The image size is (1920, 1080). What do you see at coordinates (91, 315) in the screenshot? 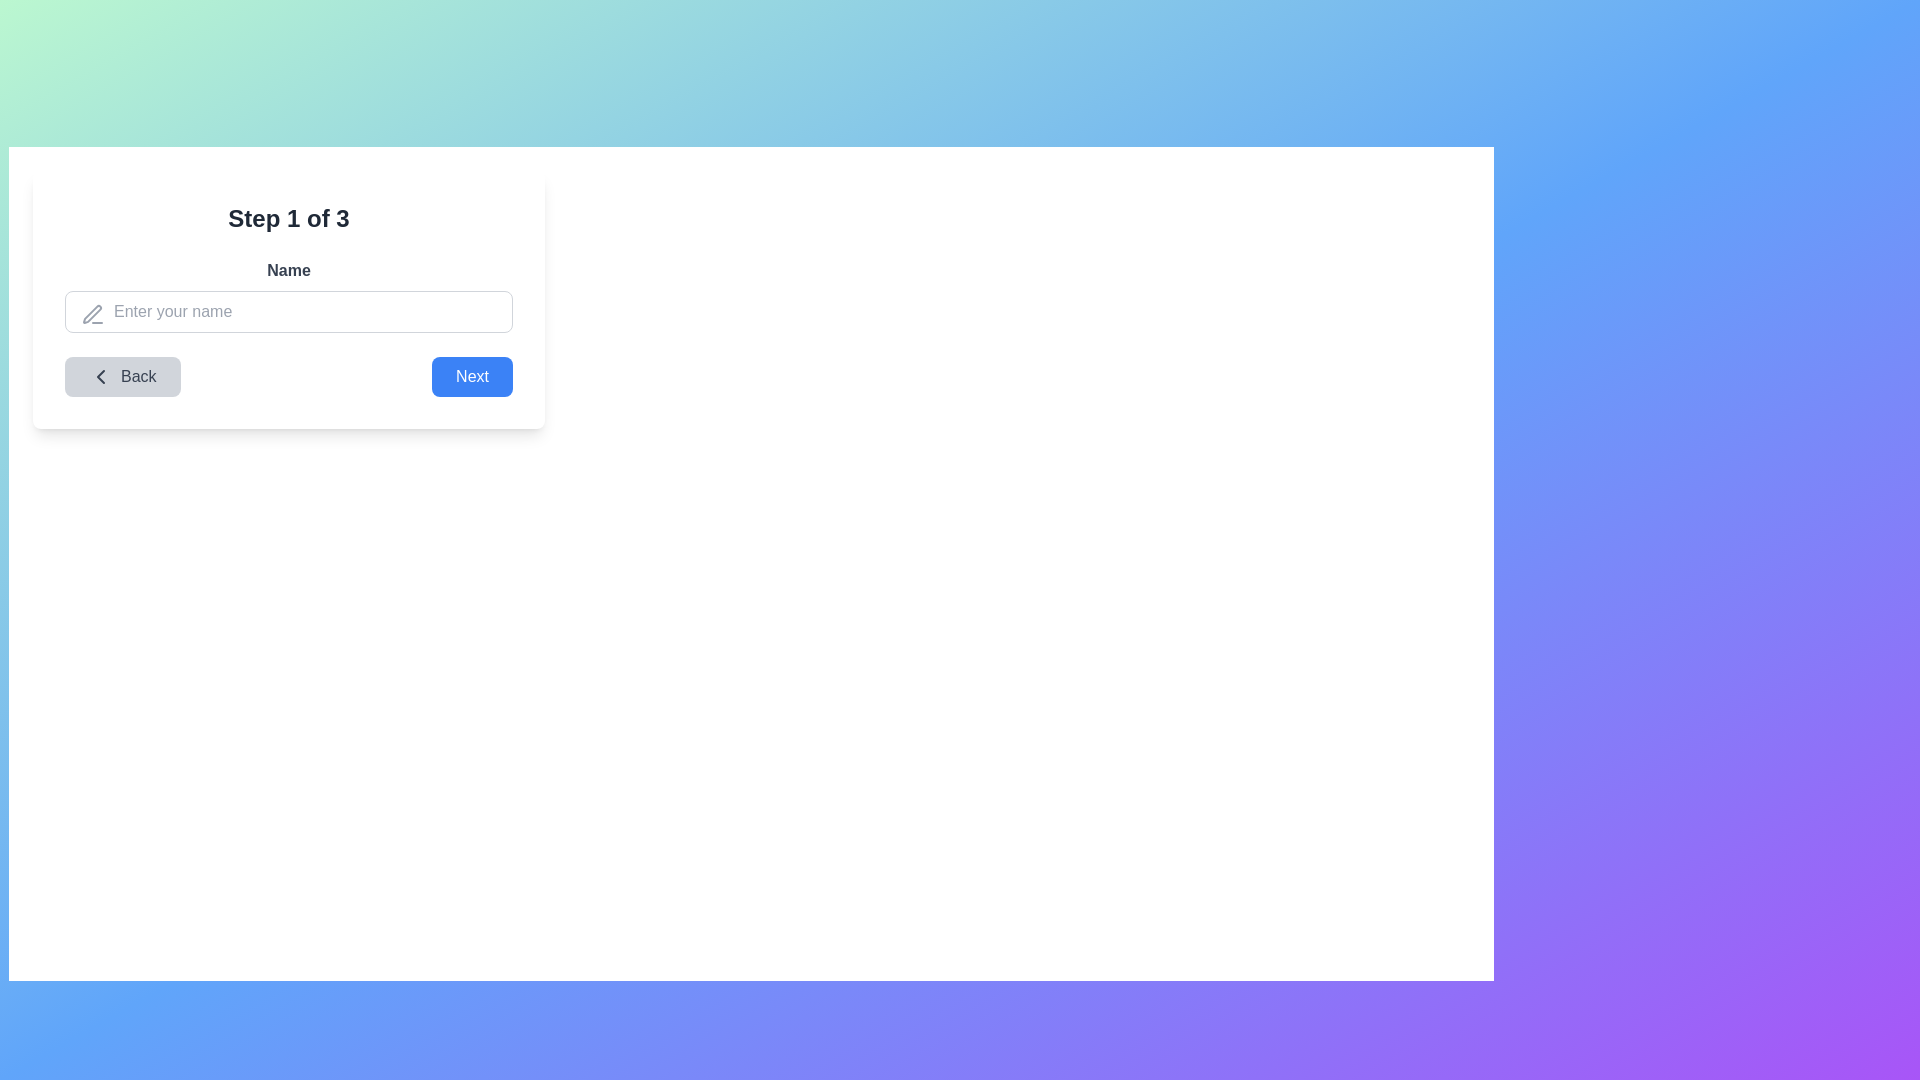
I see `the edit icon positioned to the left of the text field labeled 'Enter your name', indicating that the adjacent field can be modified` at bounding box center [91, 315].